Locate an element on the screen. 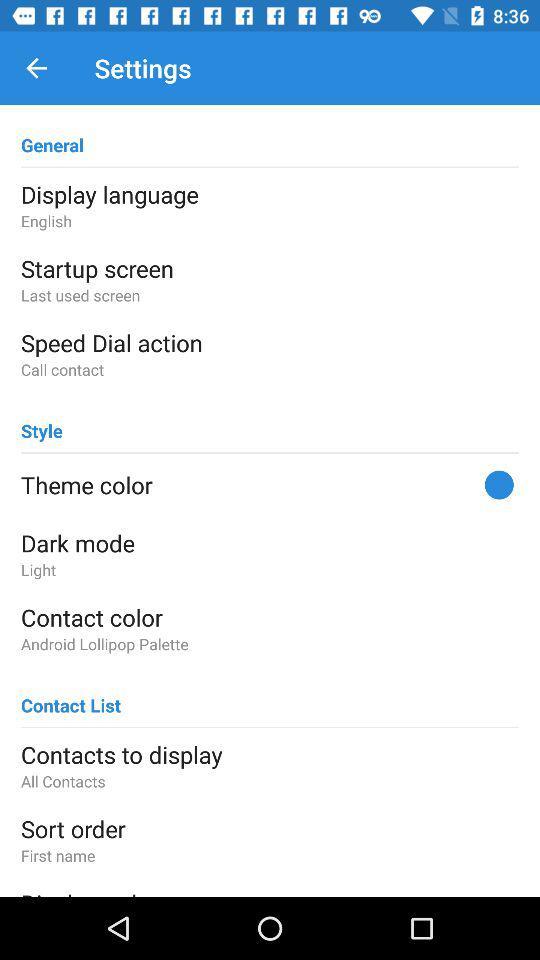  style is located at coordinates (41, 422).